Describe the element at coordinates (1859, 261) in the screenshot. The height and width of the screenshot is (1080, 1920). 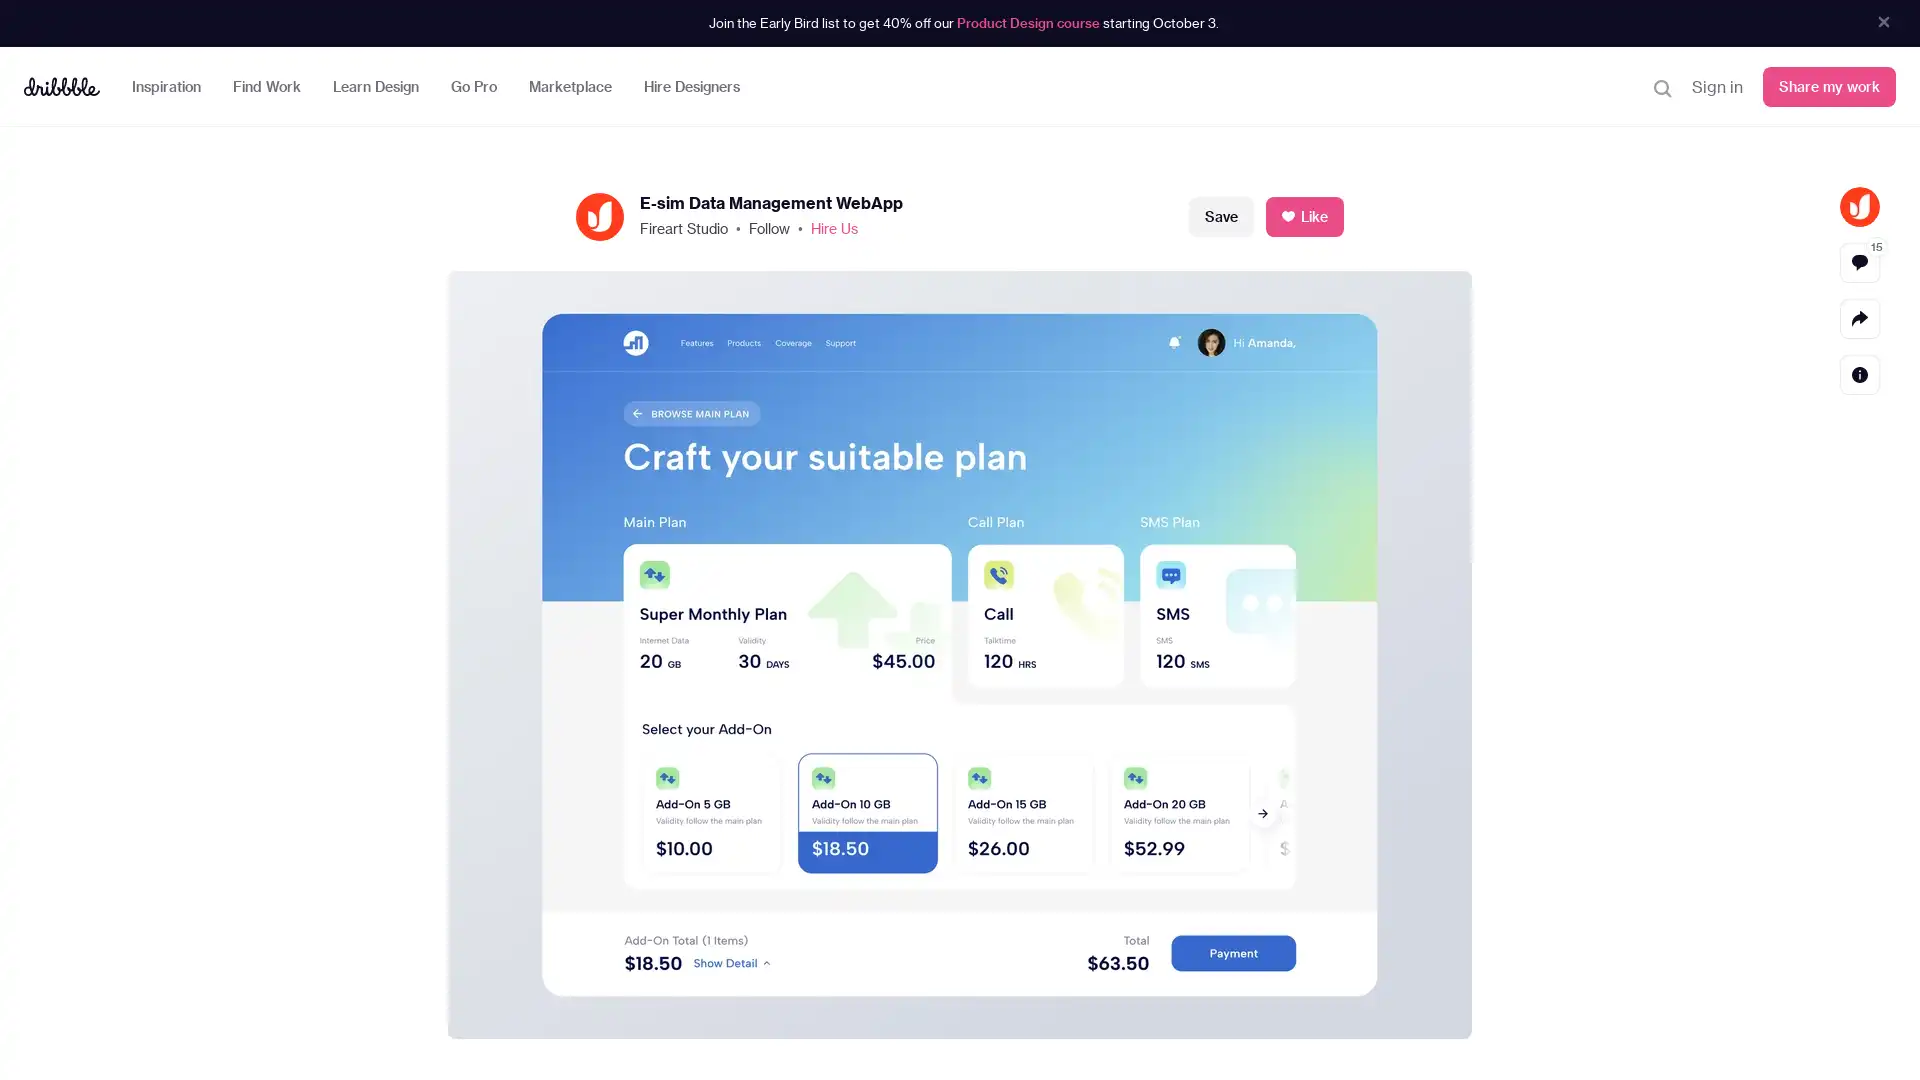
I see `View comments 15` at that location.